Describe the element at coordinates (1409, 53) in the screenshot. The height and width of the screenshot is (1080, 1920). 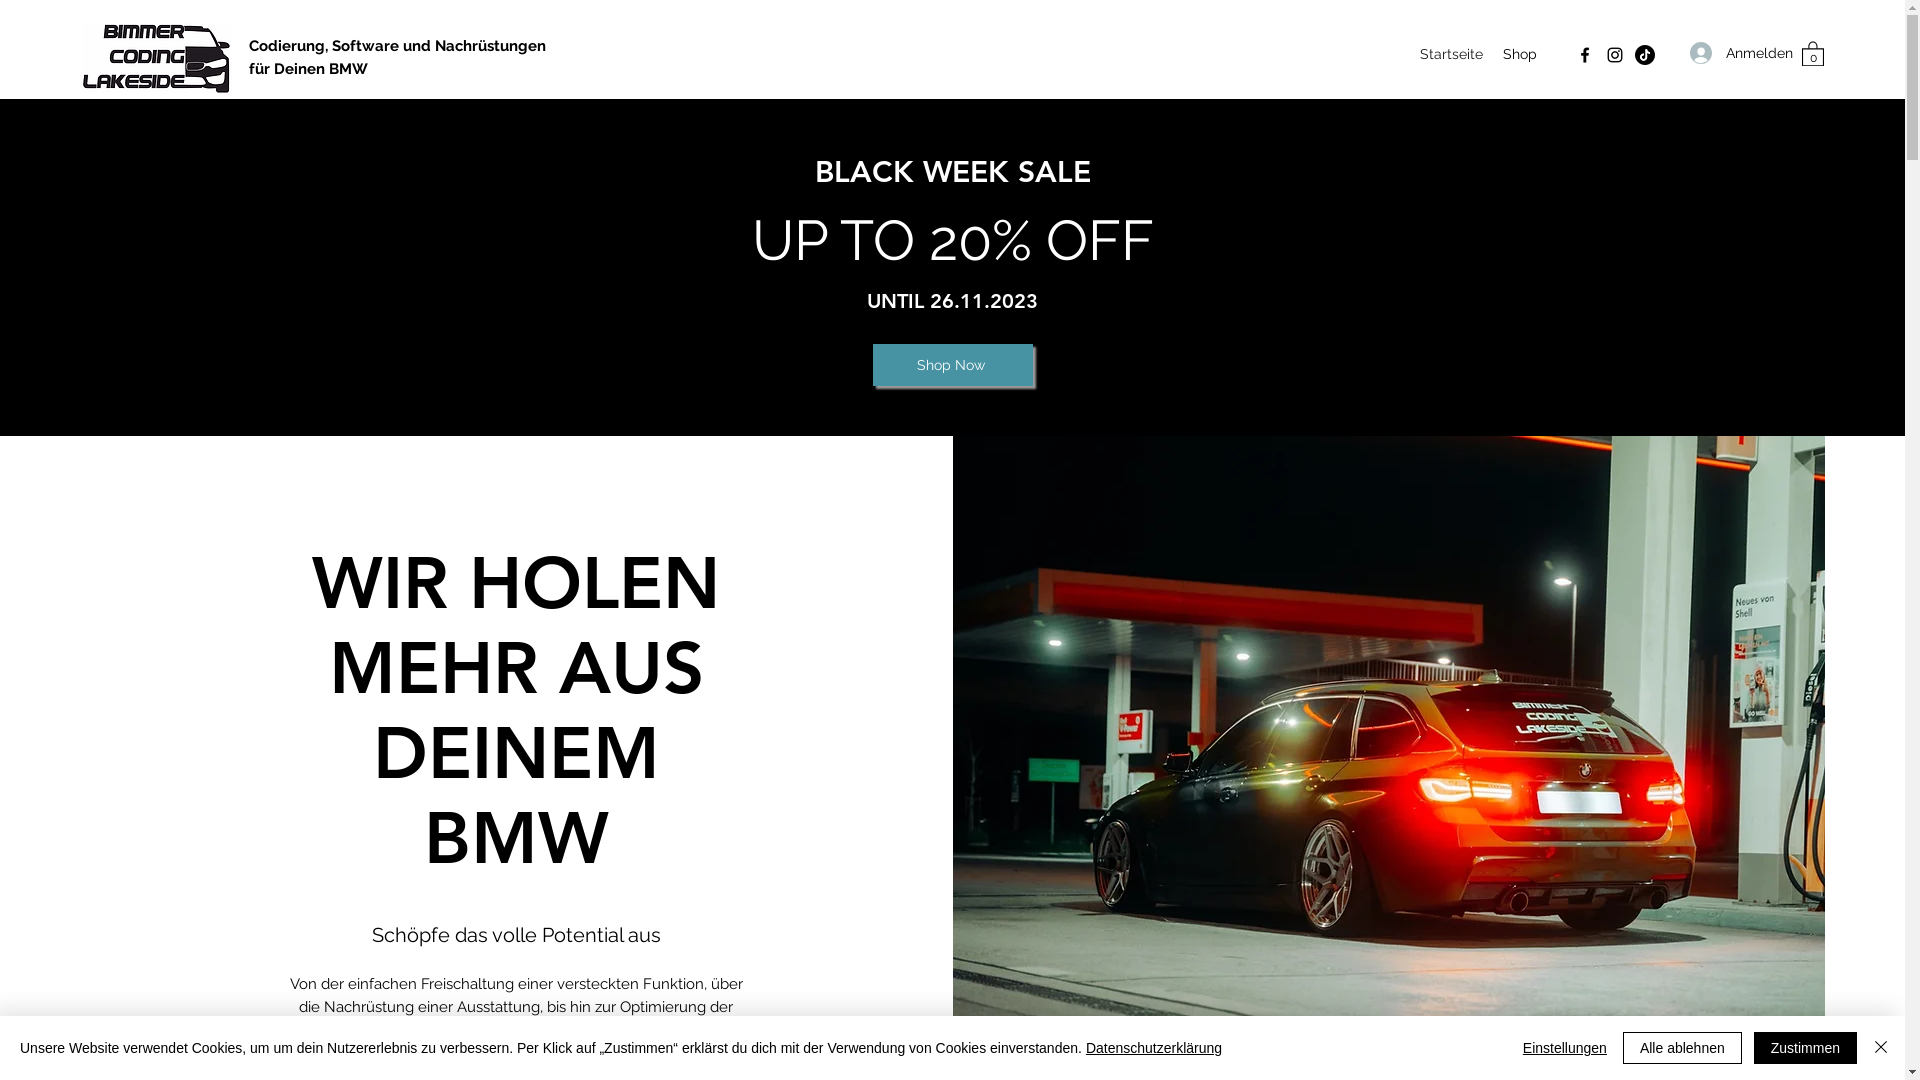
I see `'Startseite'` at that location.